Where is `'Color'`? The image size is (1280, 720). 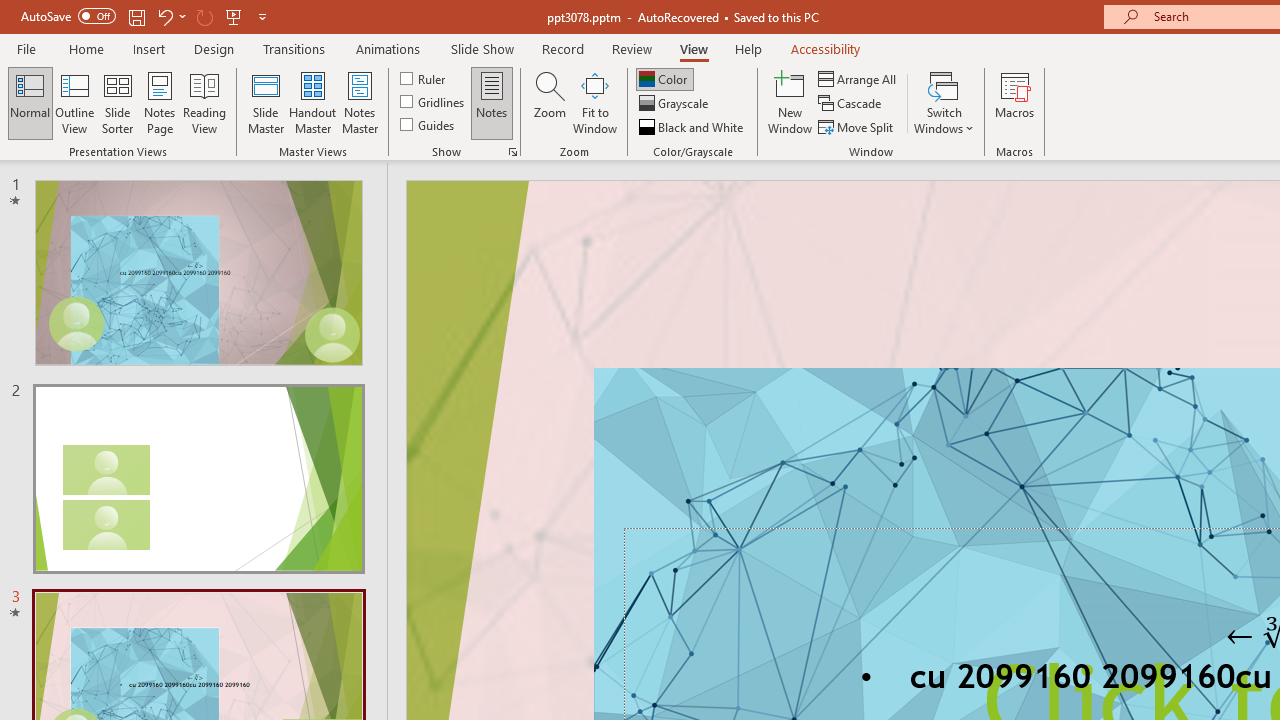 'Color' is located at coordinates (664, 78).